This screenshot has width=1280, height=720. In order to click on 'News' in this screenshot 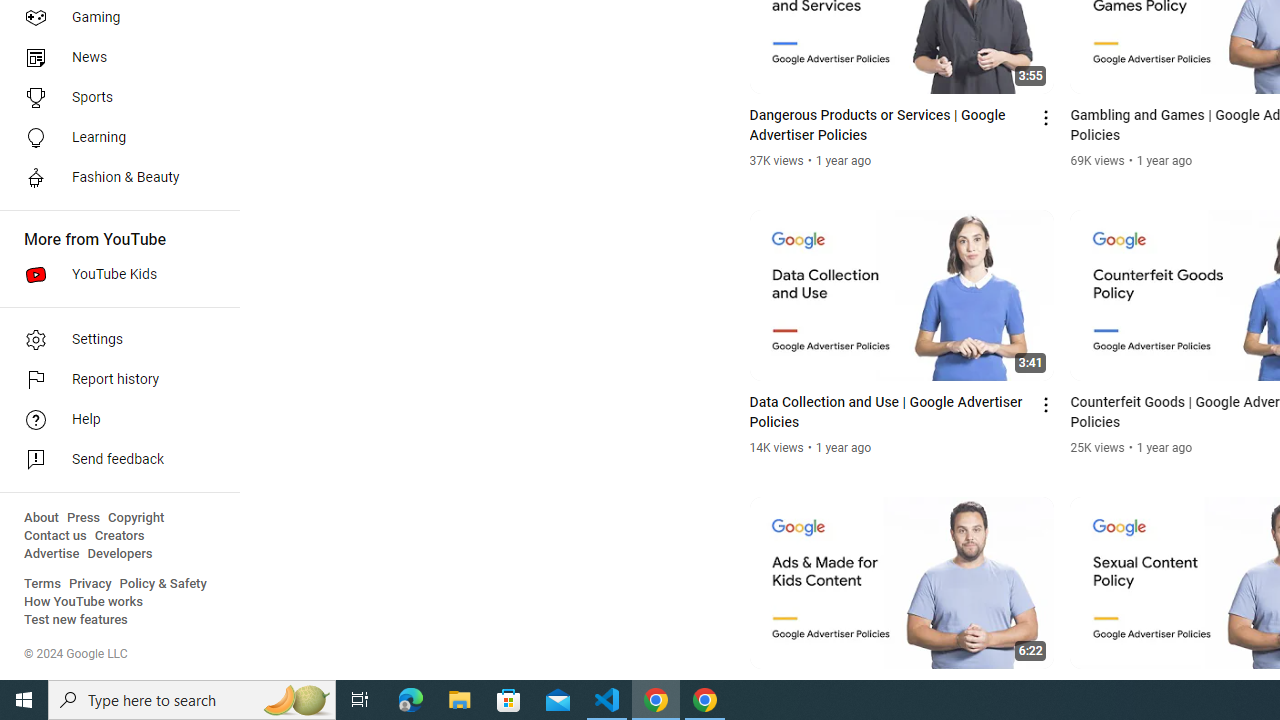, I will do `click(112, 56)`.